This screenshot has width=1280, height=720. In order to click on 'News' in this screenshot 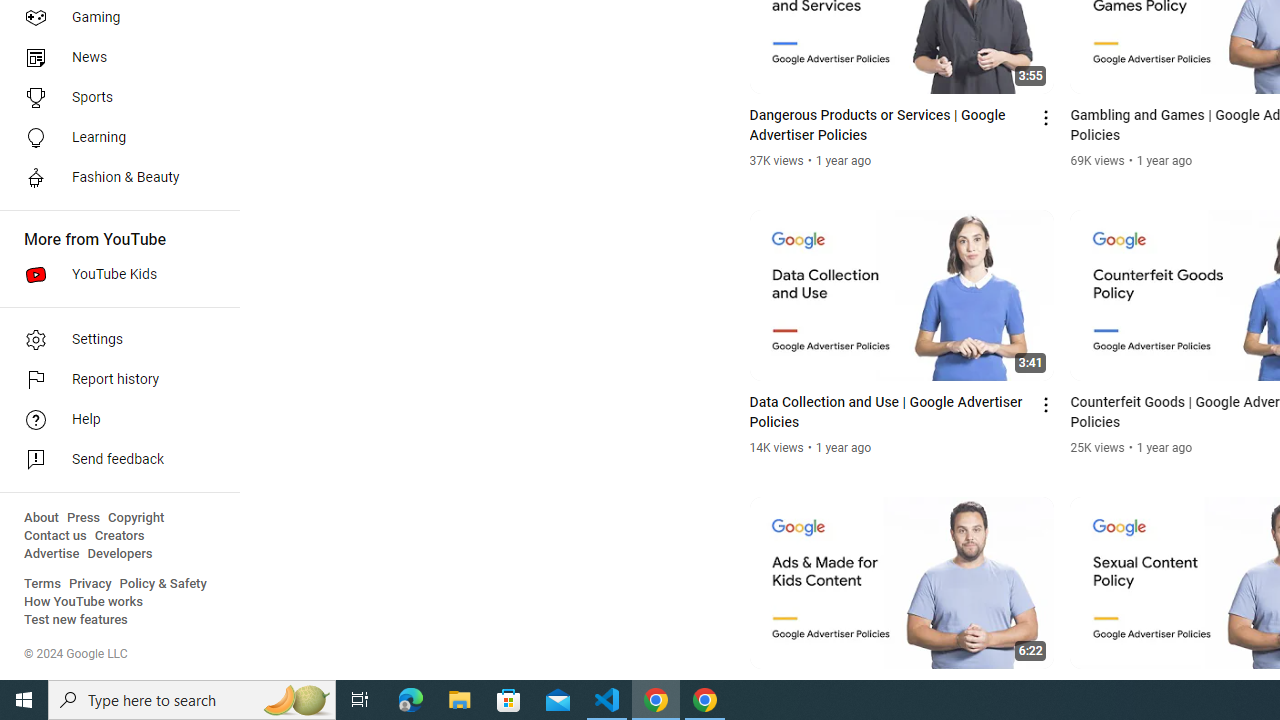, I will do `click(112, 56)`.